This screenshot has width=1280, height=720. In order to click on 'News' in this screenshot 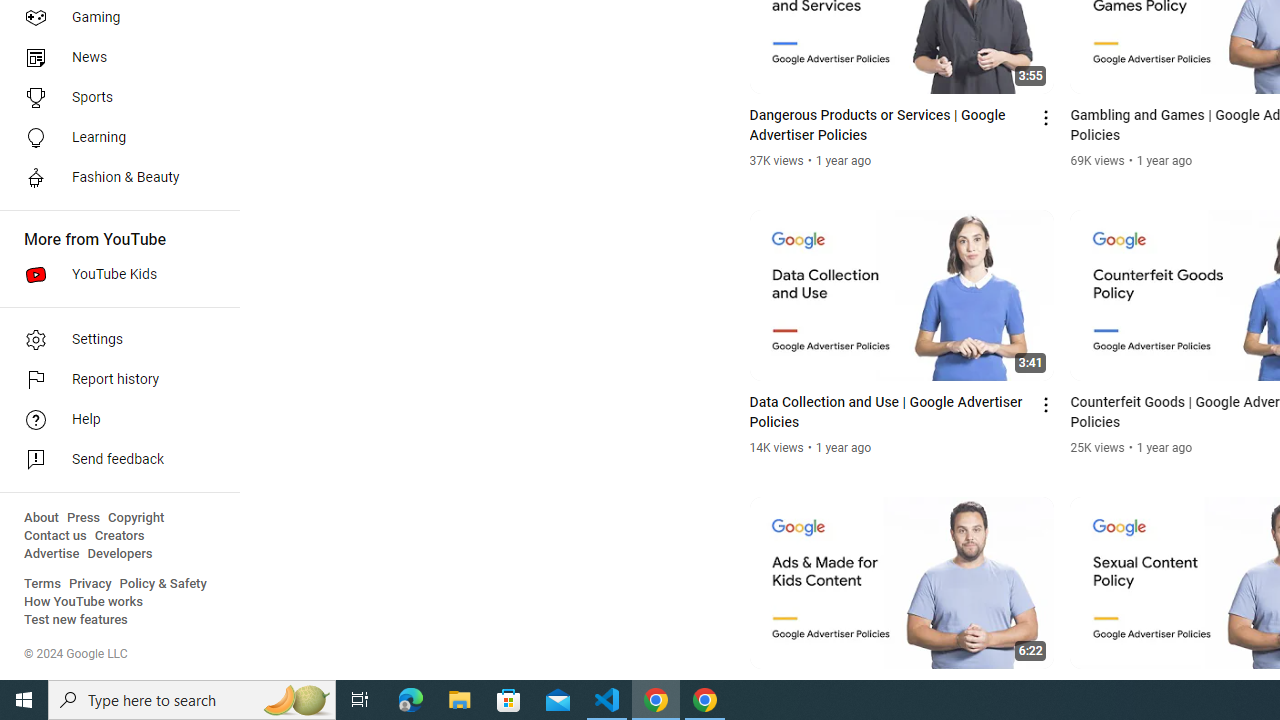, I will do `click(112, 56)`.